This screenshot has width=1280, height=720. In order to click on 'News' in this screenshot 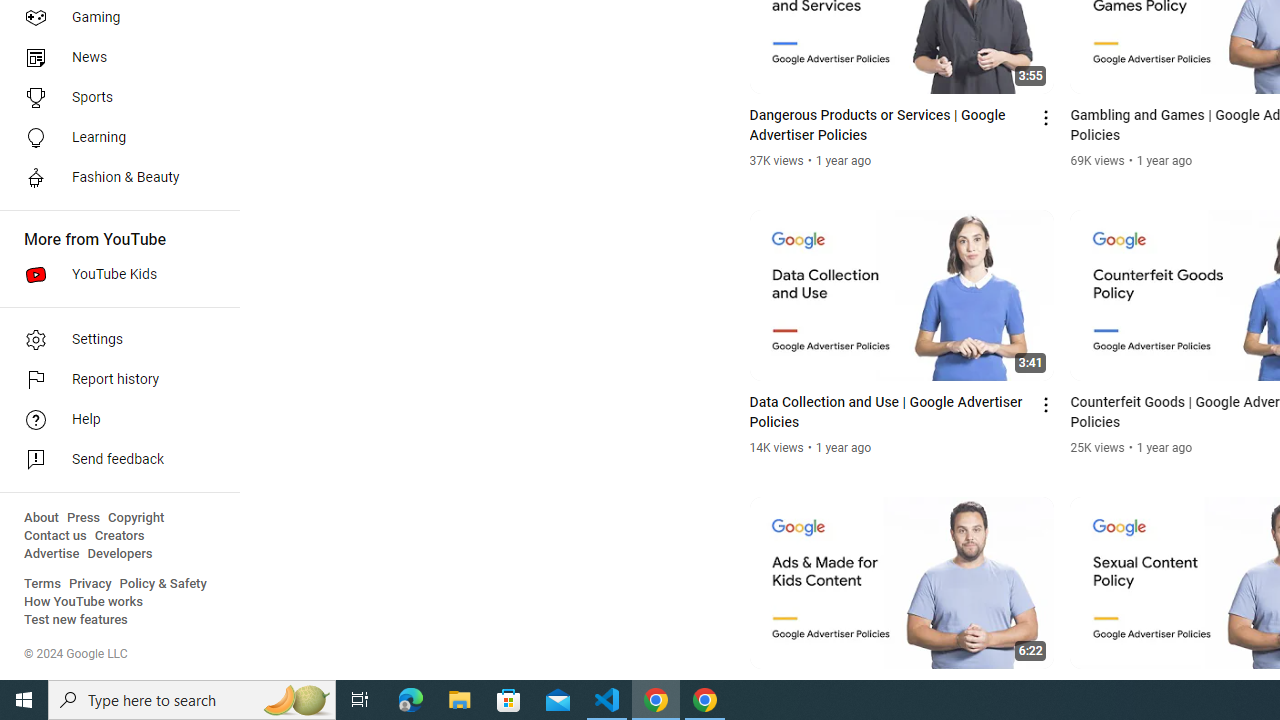, I will do `click(112, 56)`.